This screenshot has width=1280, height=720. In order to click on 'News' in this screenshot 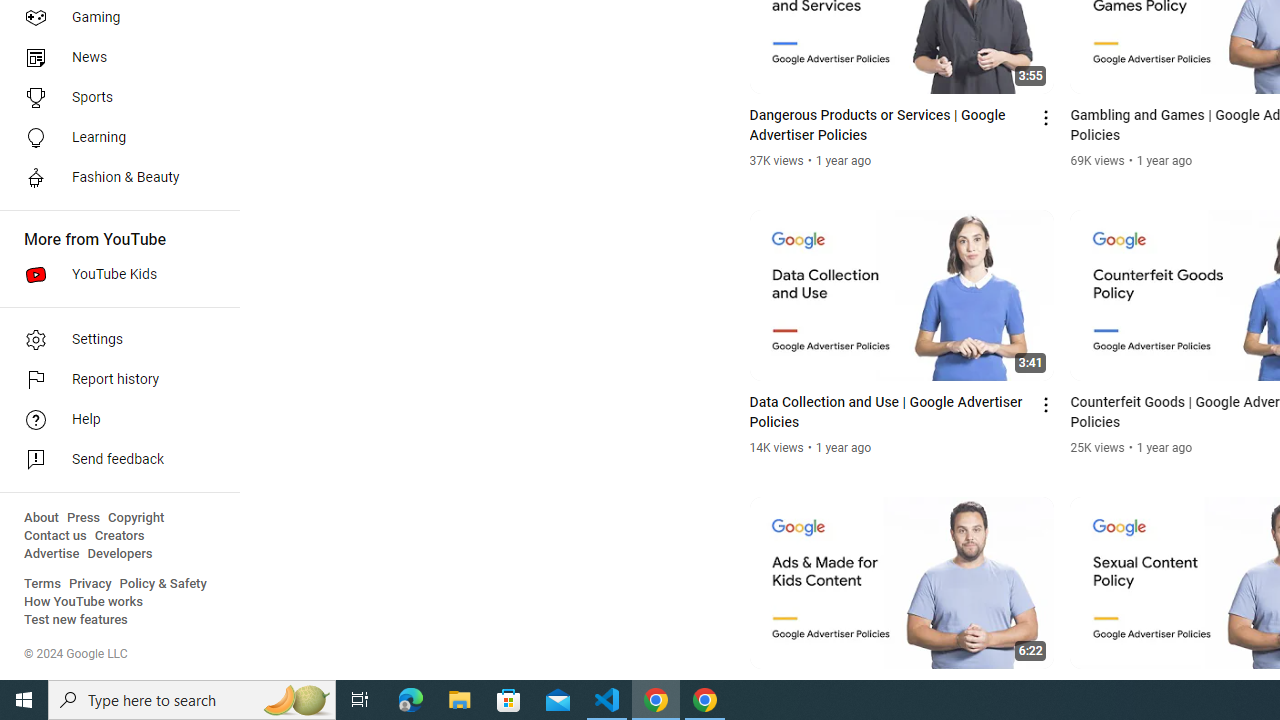, I will do `click(112, 56)`.